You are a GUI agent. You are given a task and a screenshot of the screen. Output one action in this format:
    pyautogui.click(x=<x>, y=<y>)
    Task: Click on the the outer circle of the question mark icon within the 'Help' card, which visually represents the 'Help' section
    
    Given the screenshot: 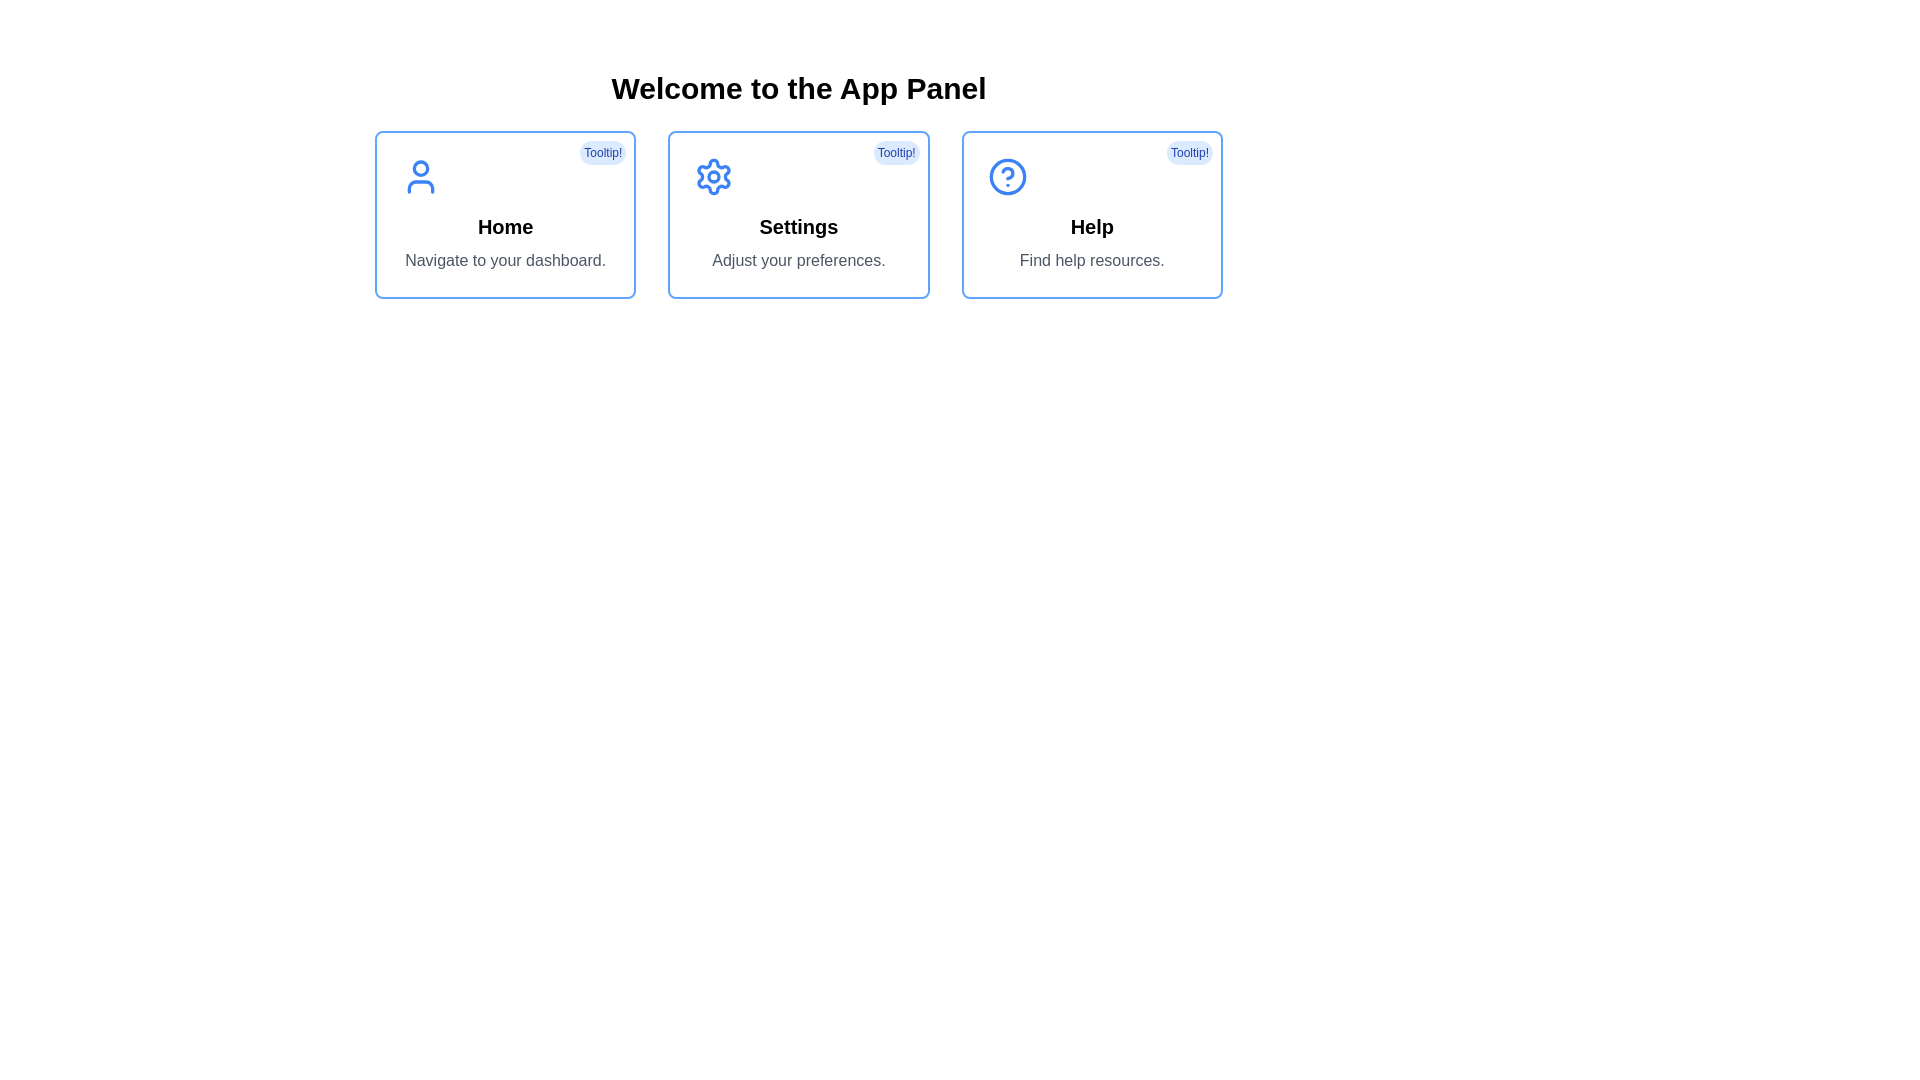 What is the action you would take?
    pyautogui.click(x=1007, y=176)
    